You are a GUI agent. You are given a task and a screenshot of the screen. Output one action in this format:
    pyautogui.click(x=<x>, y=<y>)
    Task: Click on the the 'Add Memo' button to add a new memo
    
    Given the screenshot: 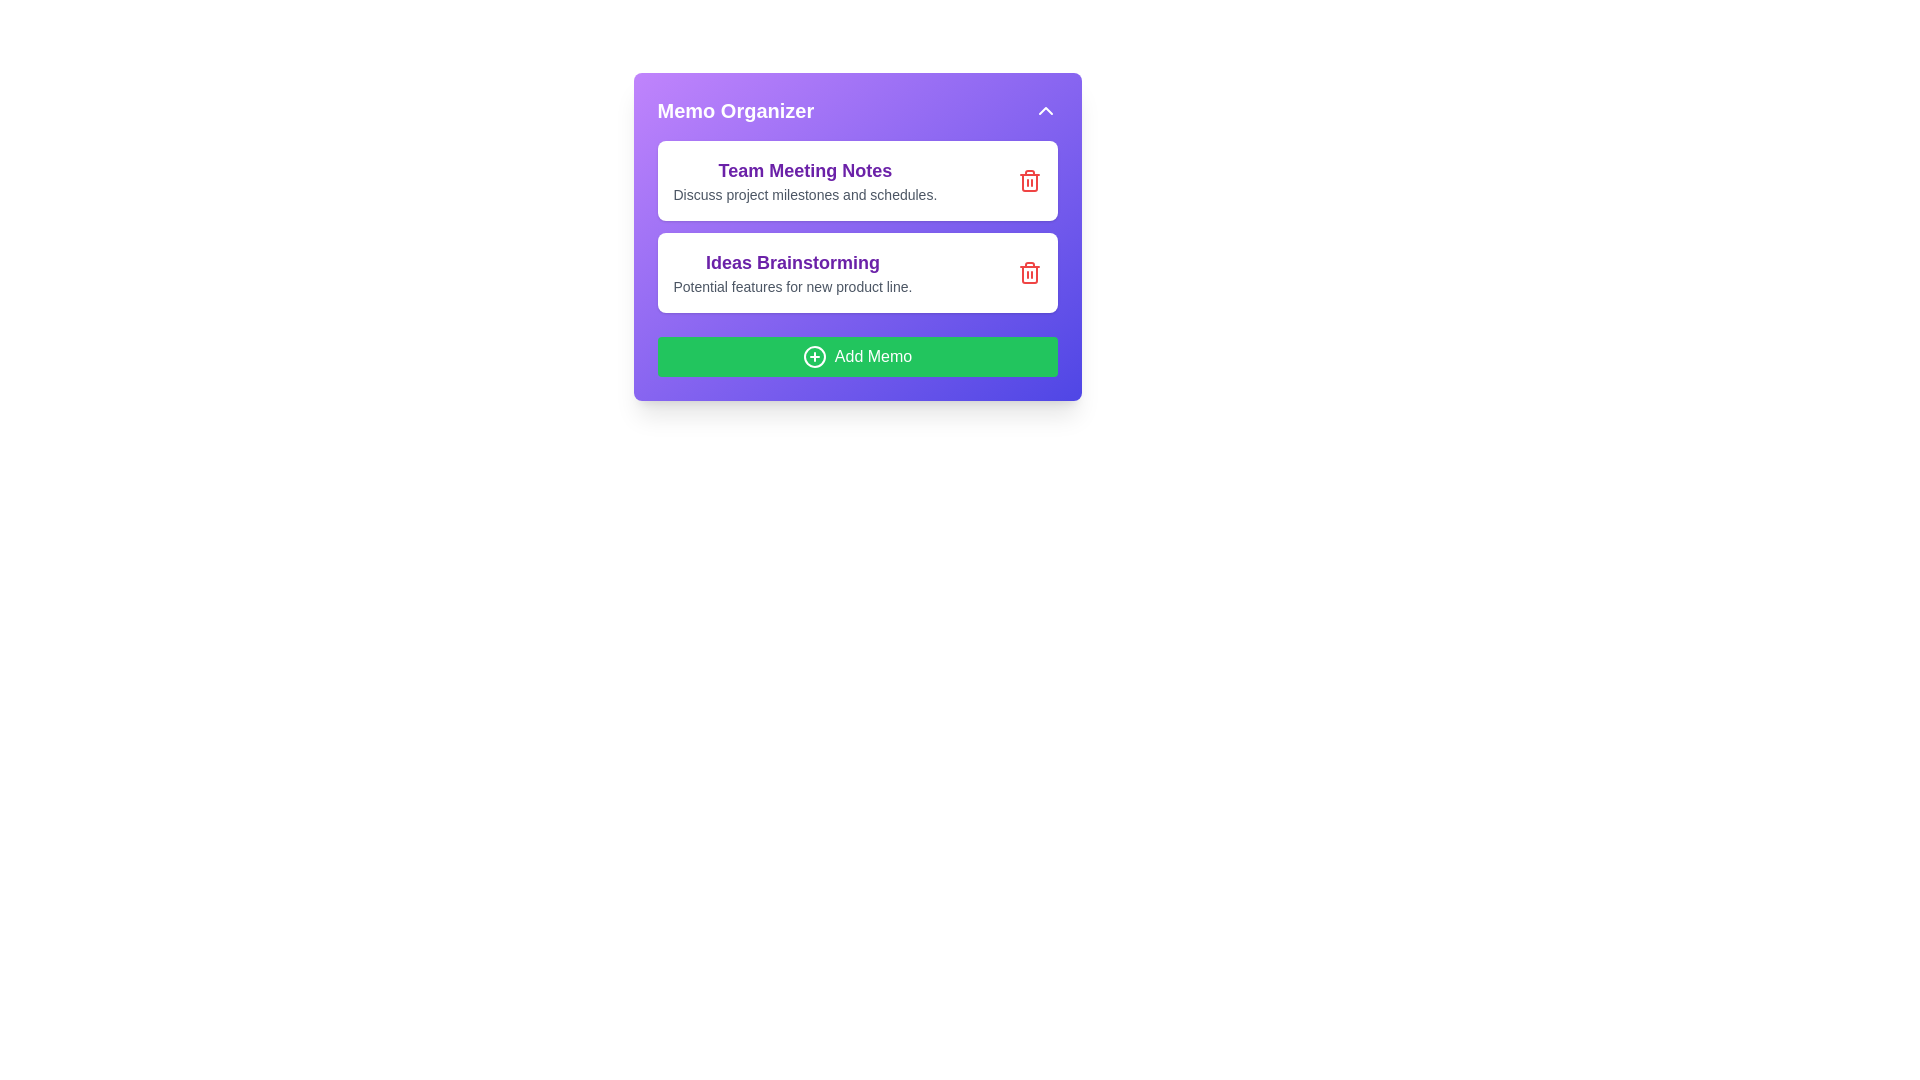 What is the action you would take?
    pyautogui.click(x=857, y=356)
    